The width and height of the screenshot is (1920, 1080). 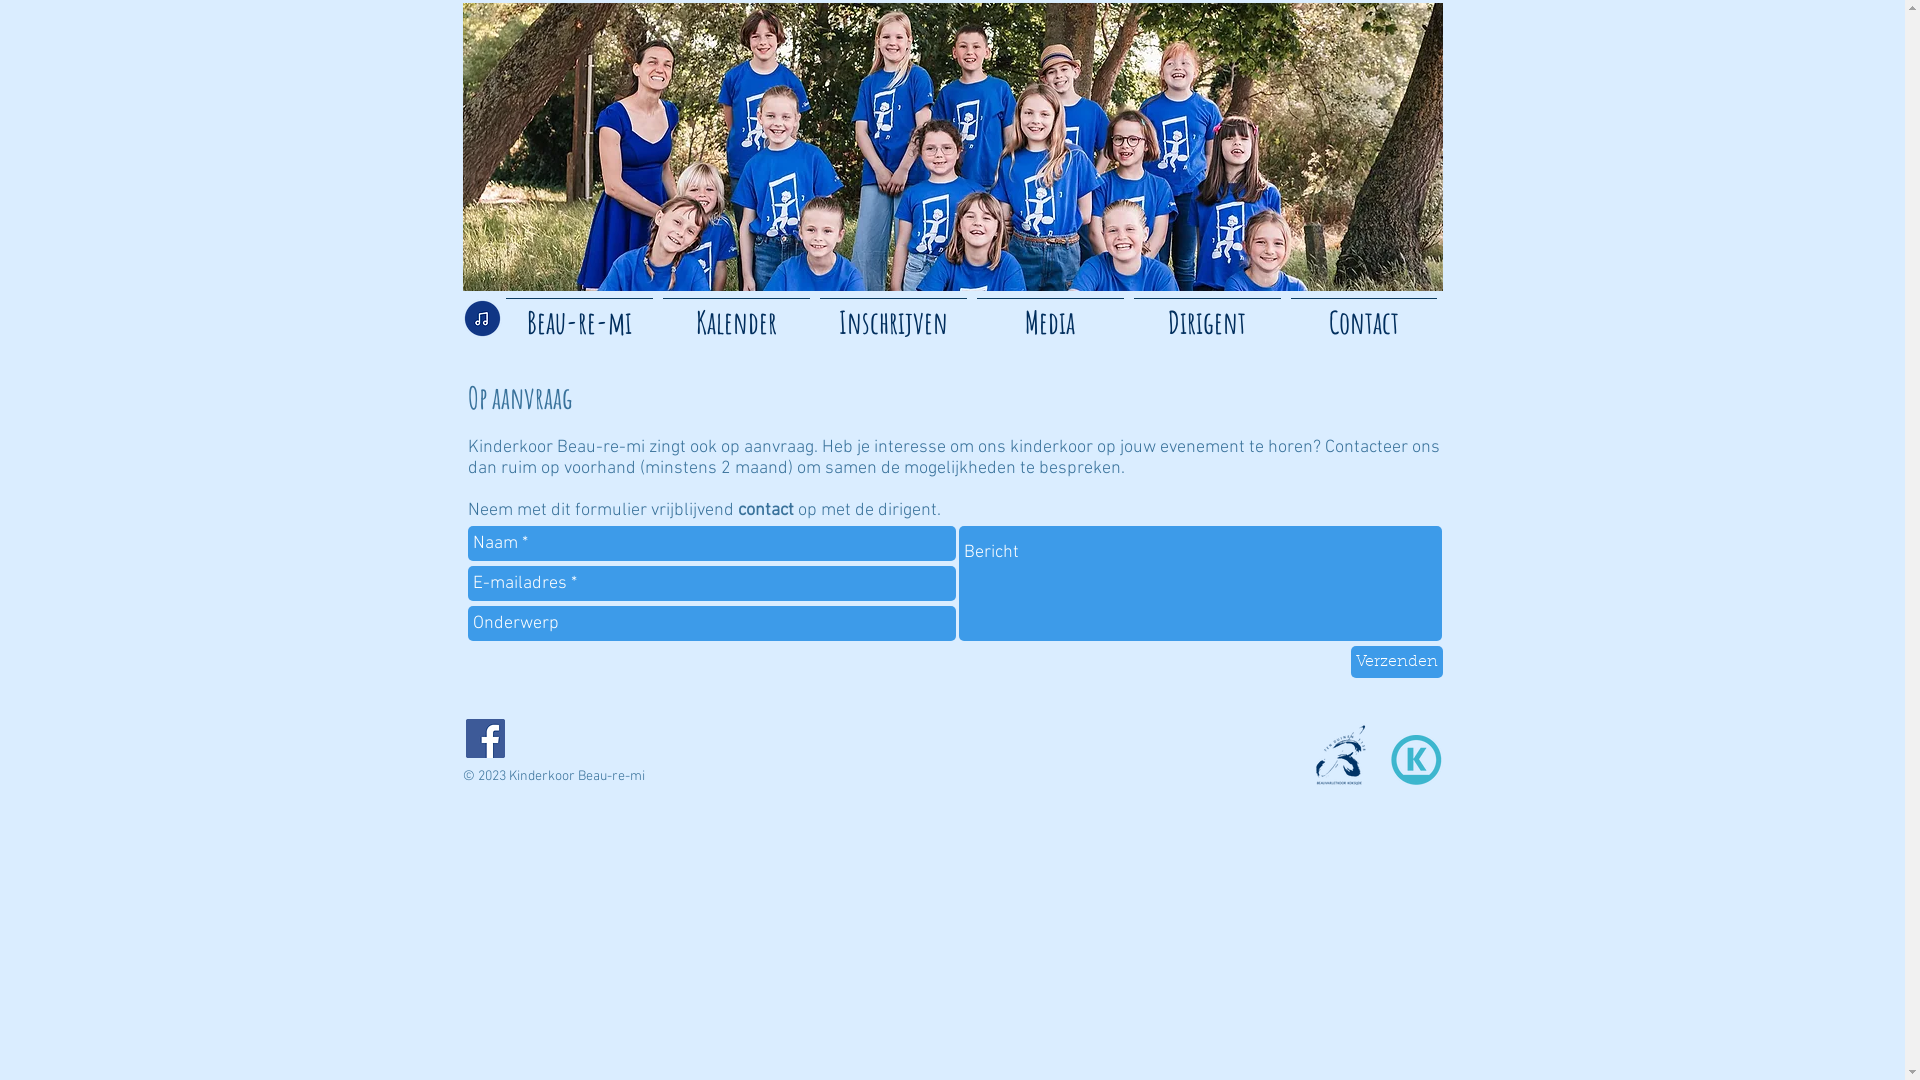 What do you see at coordinates (891, 313) in the screenshot?
I see `'Inschrijven'` at bounding box center [891, 313].